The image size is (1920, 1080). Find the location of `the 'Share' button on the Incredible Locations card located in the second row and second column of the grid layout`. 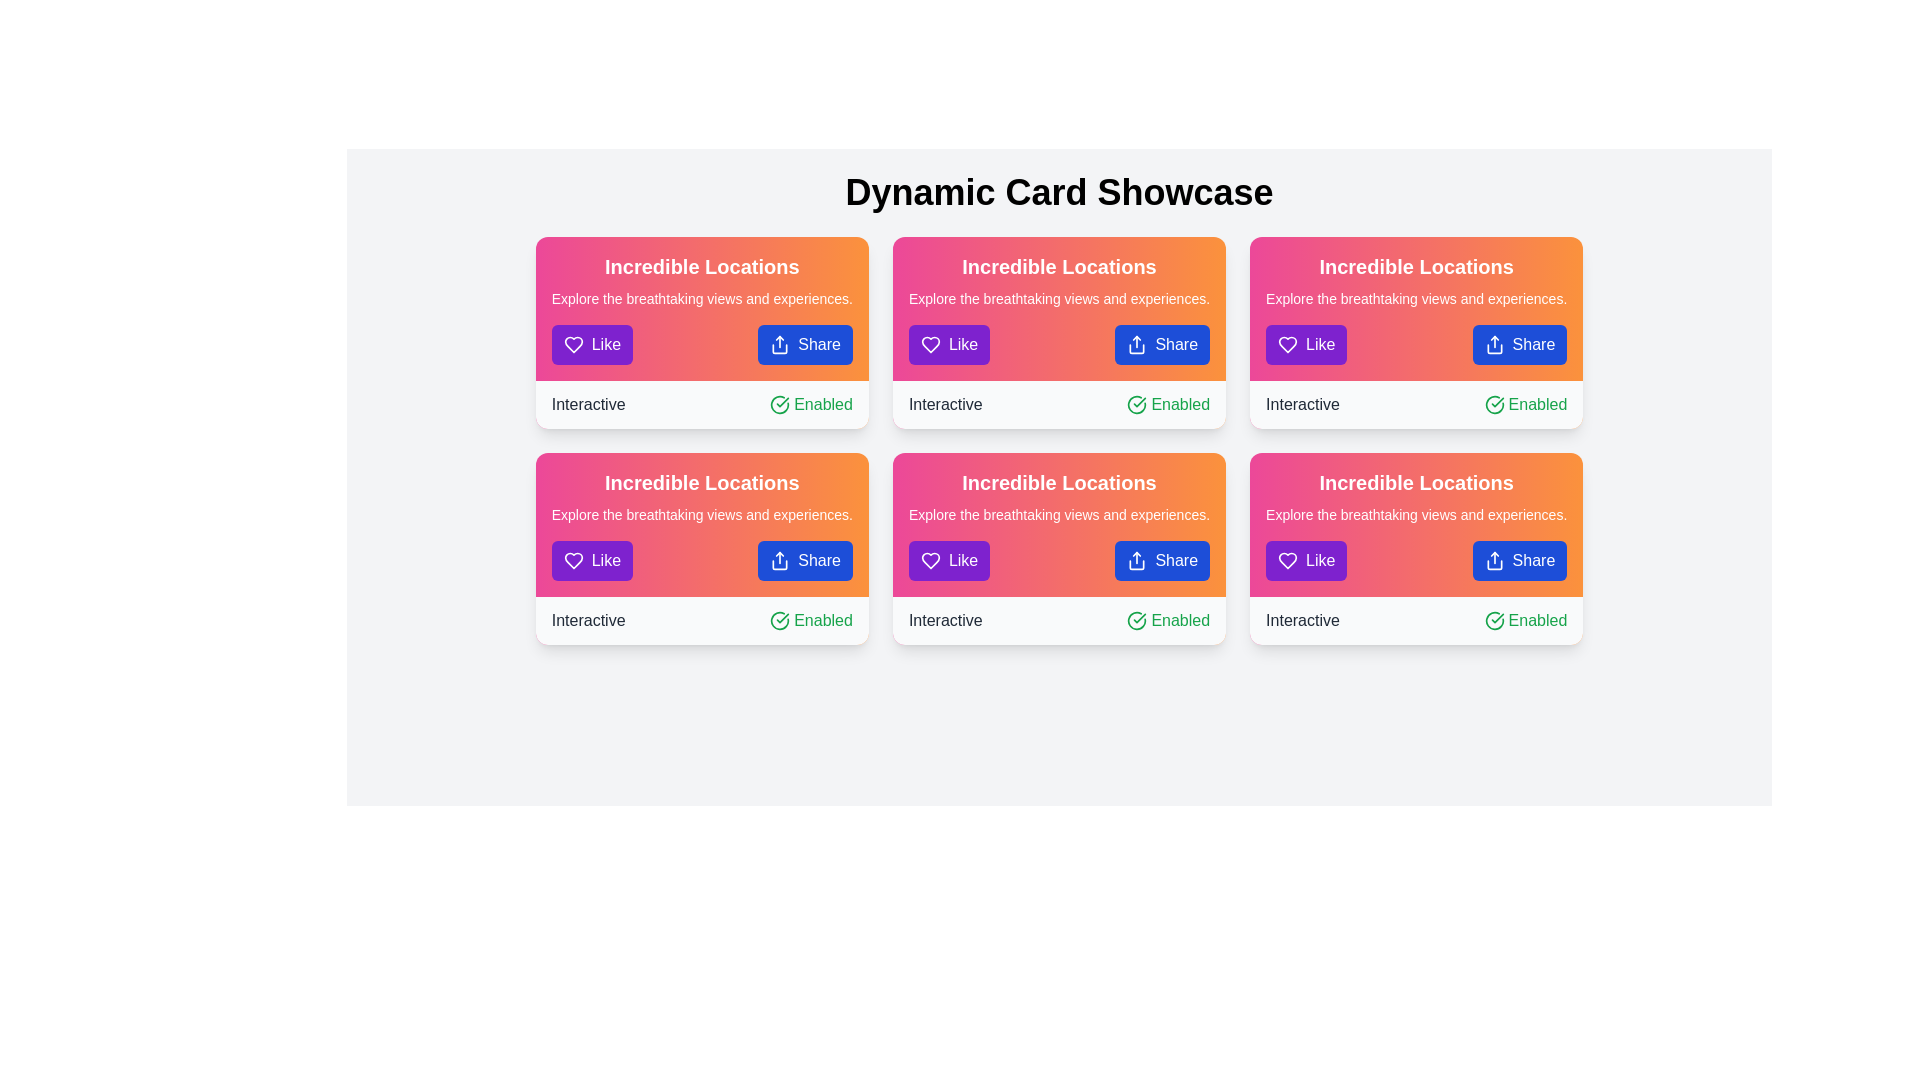

the 'Share' button on the Incredible Locations card located in the second row and second column of the grid layout is located at coordinates (1058, 548).